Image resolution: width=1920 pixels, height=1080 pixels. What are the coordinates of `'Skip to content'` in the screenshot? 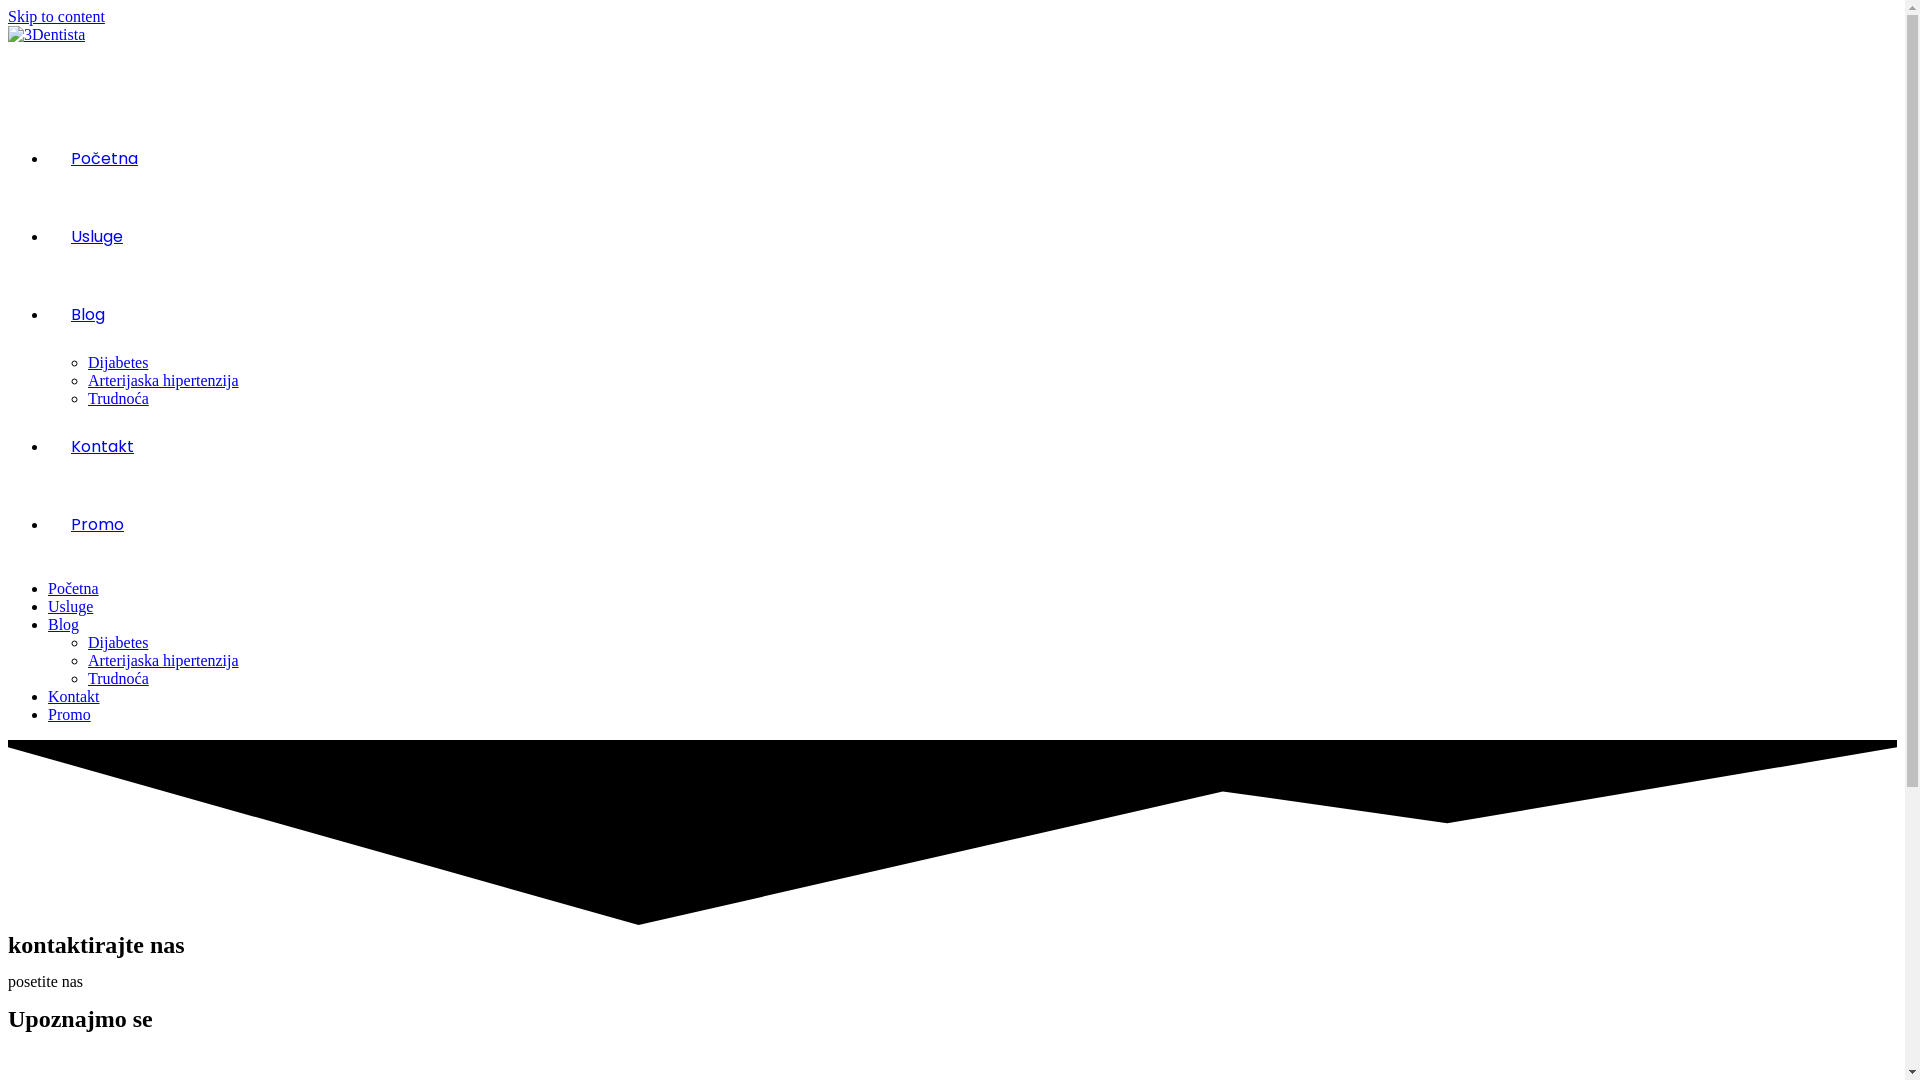 It's located at (56, 16).